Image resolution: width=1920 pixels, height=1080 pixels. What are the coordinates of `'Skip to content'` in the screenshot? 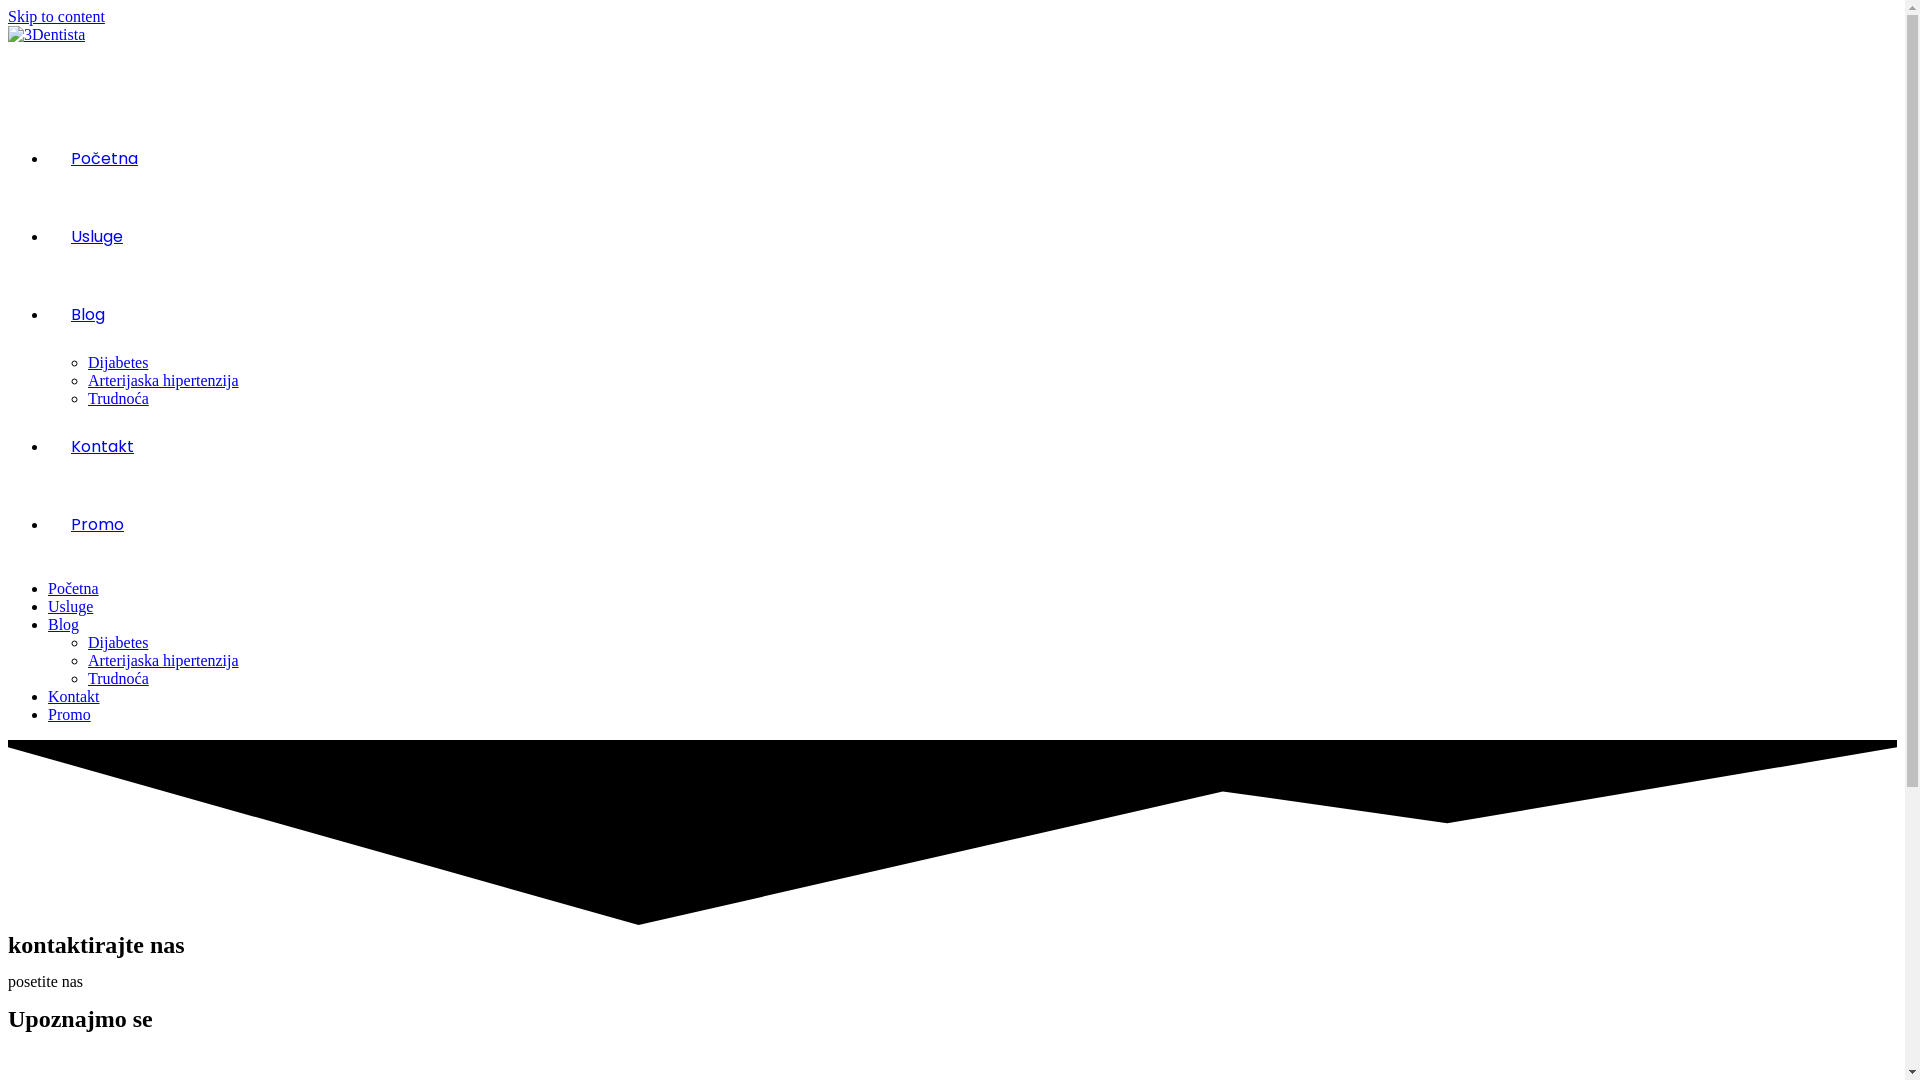 It's located at (56, 16).